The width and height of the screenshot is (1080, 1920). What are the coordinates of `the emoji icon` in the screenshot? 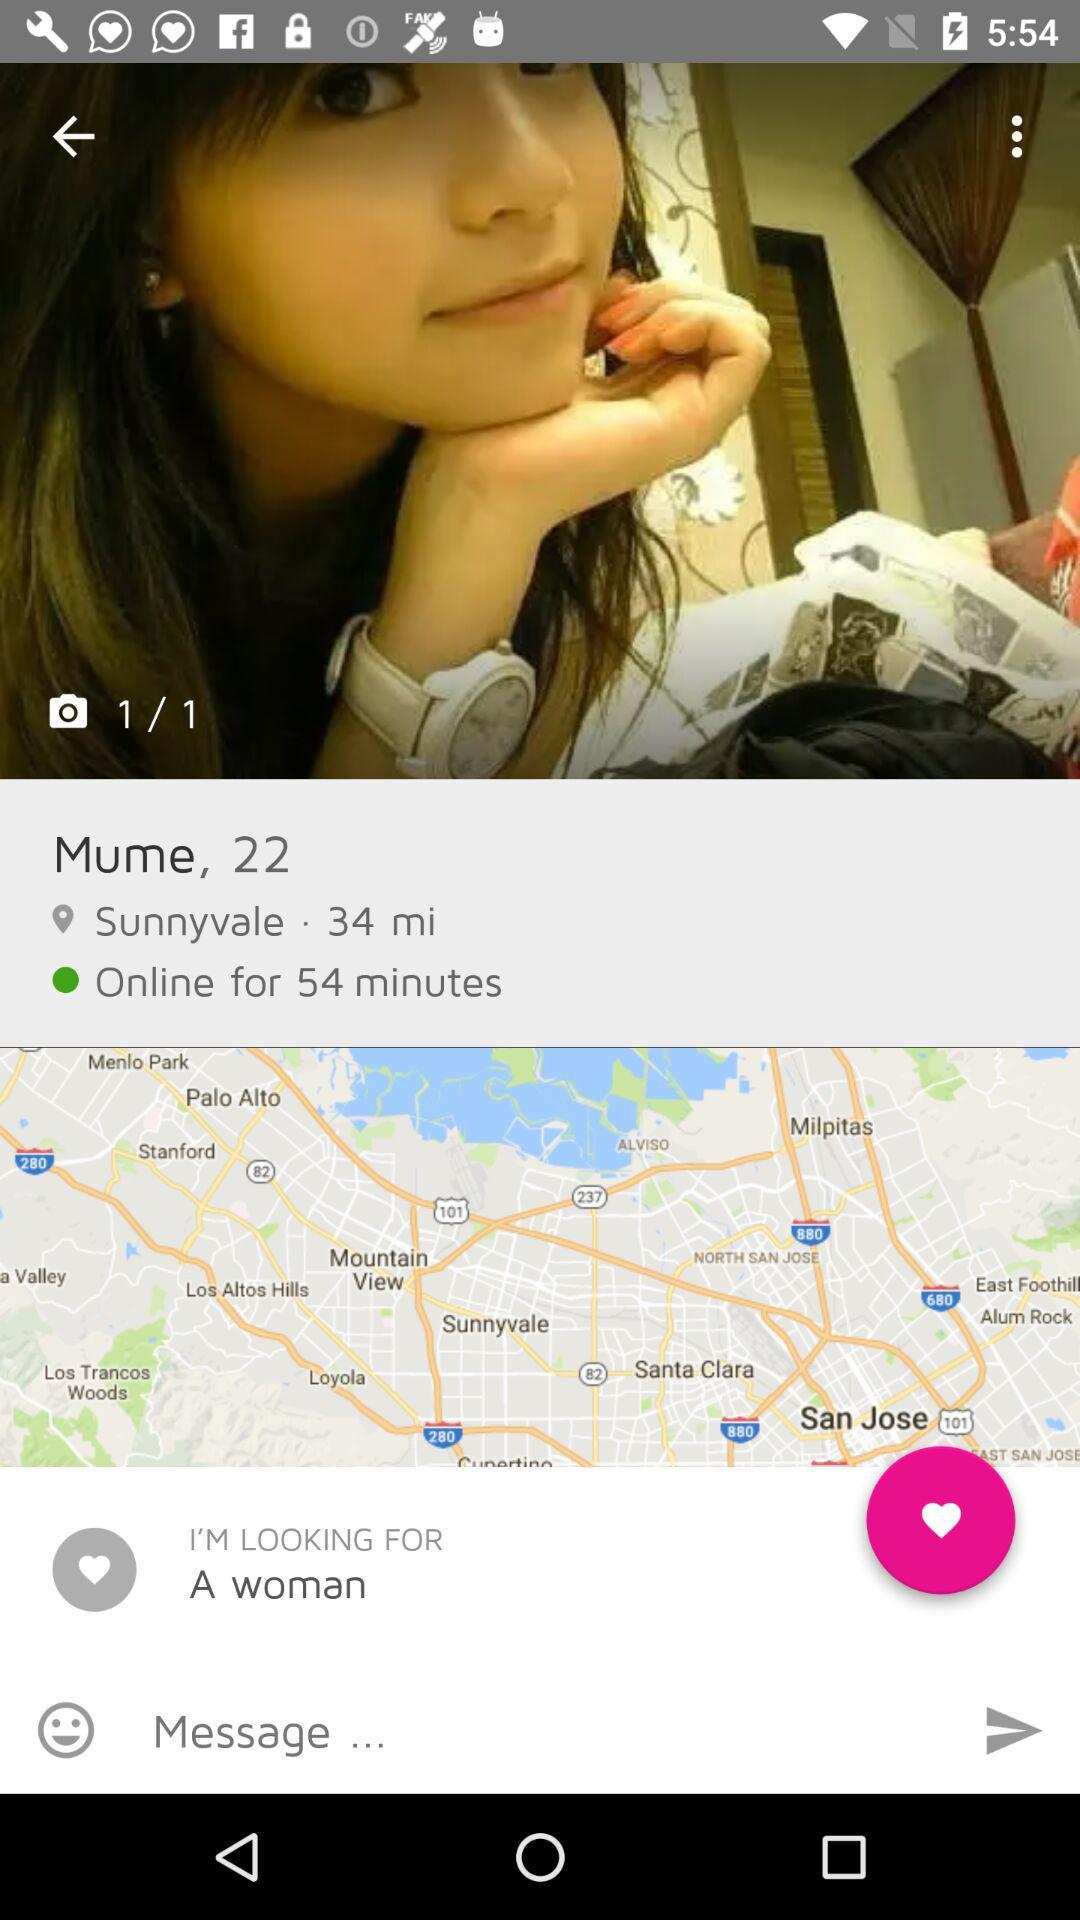 It's located at (64, 1729).